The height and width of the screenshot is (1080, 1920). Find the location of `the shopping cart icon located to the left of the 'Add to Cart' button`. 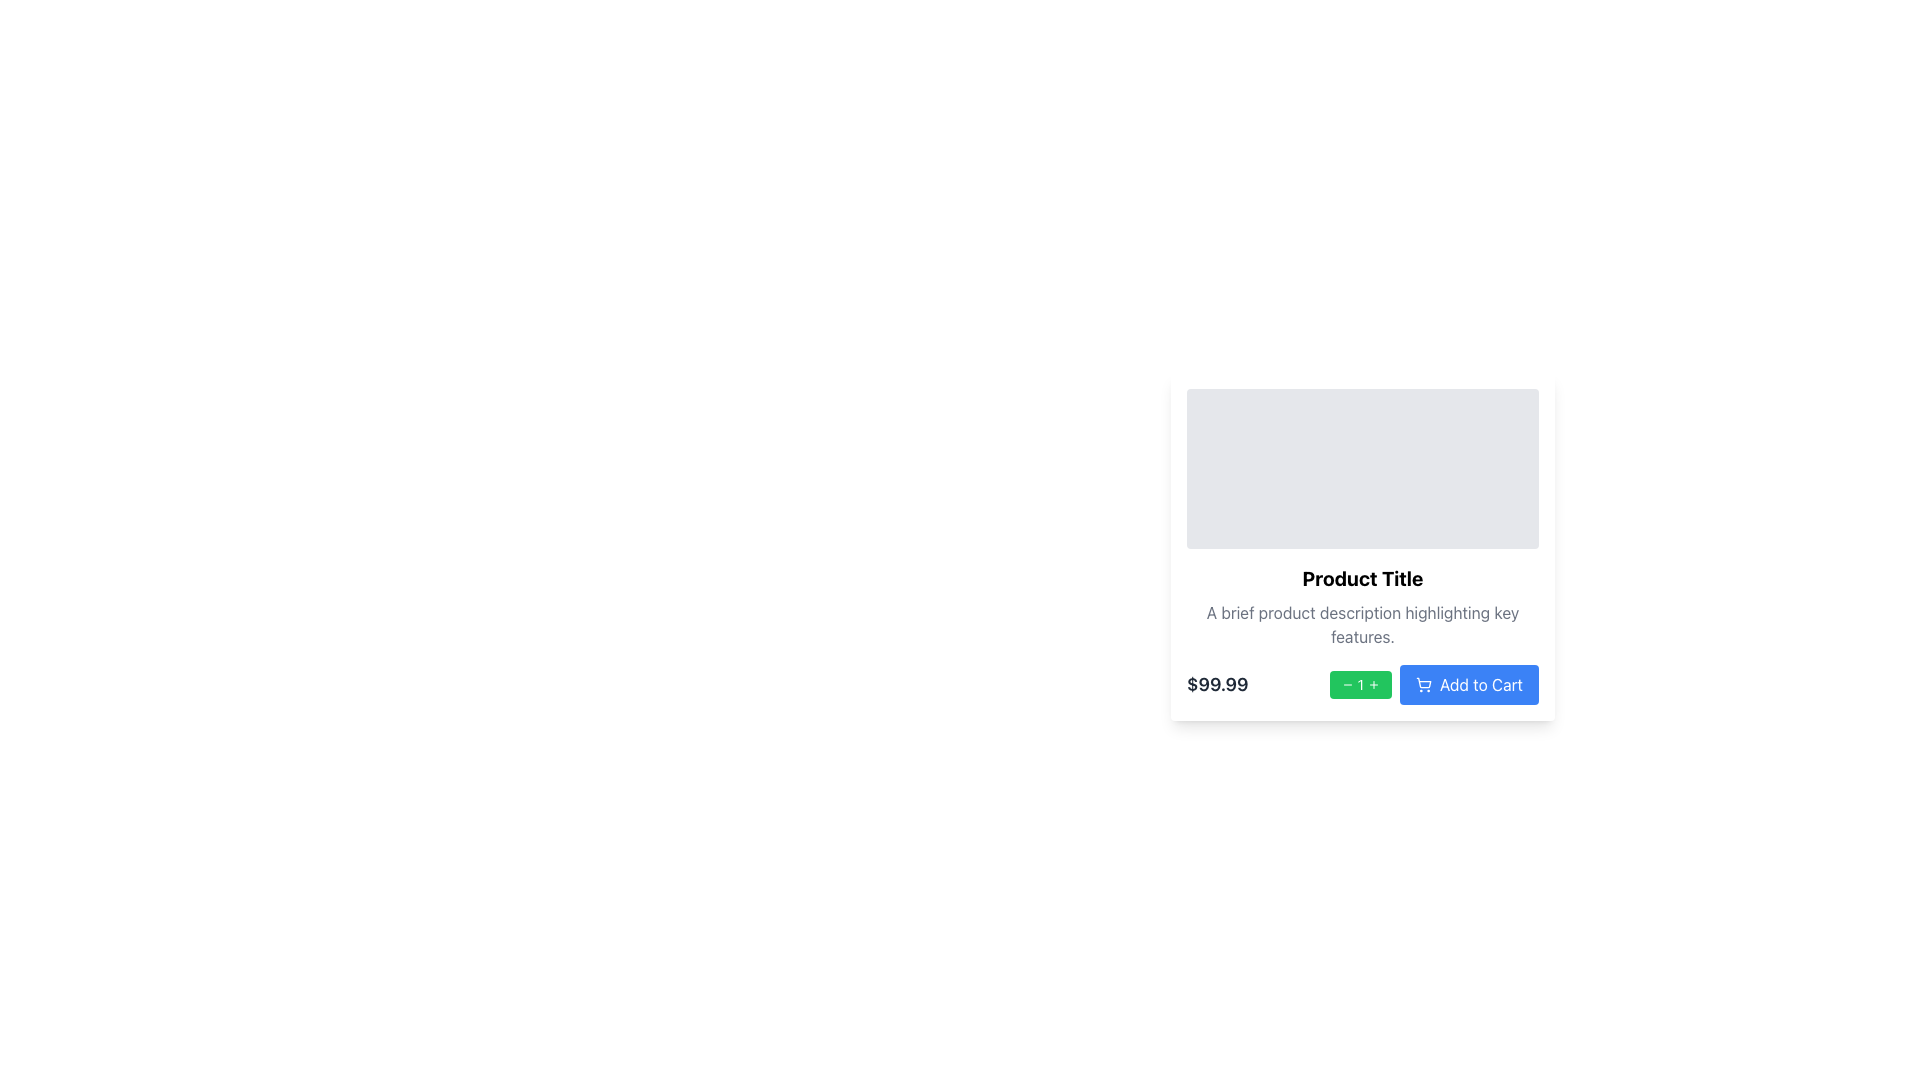

the shopping cart icon located to the left of the 'Add to Cart' button is located at coordinates (1423, 684).